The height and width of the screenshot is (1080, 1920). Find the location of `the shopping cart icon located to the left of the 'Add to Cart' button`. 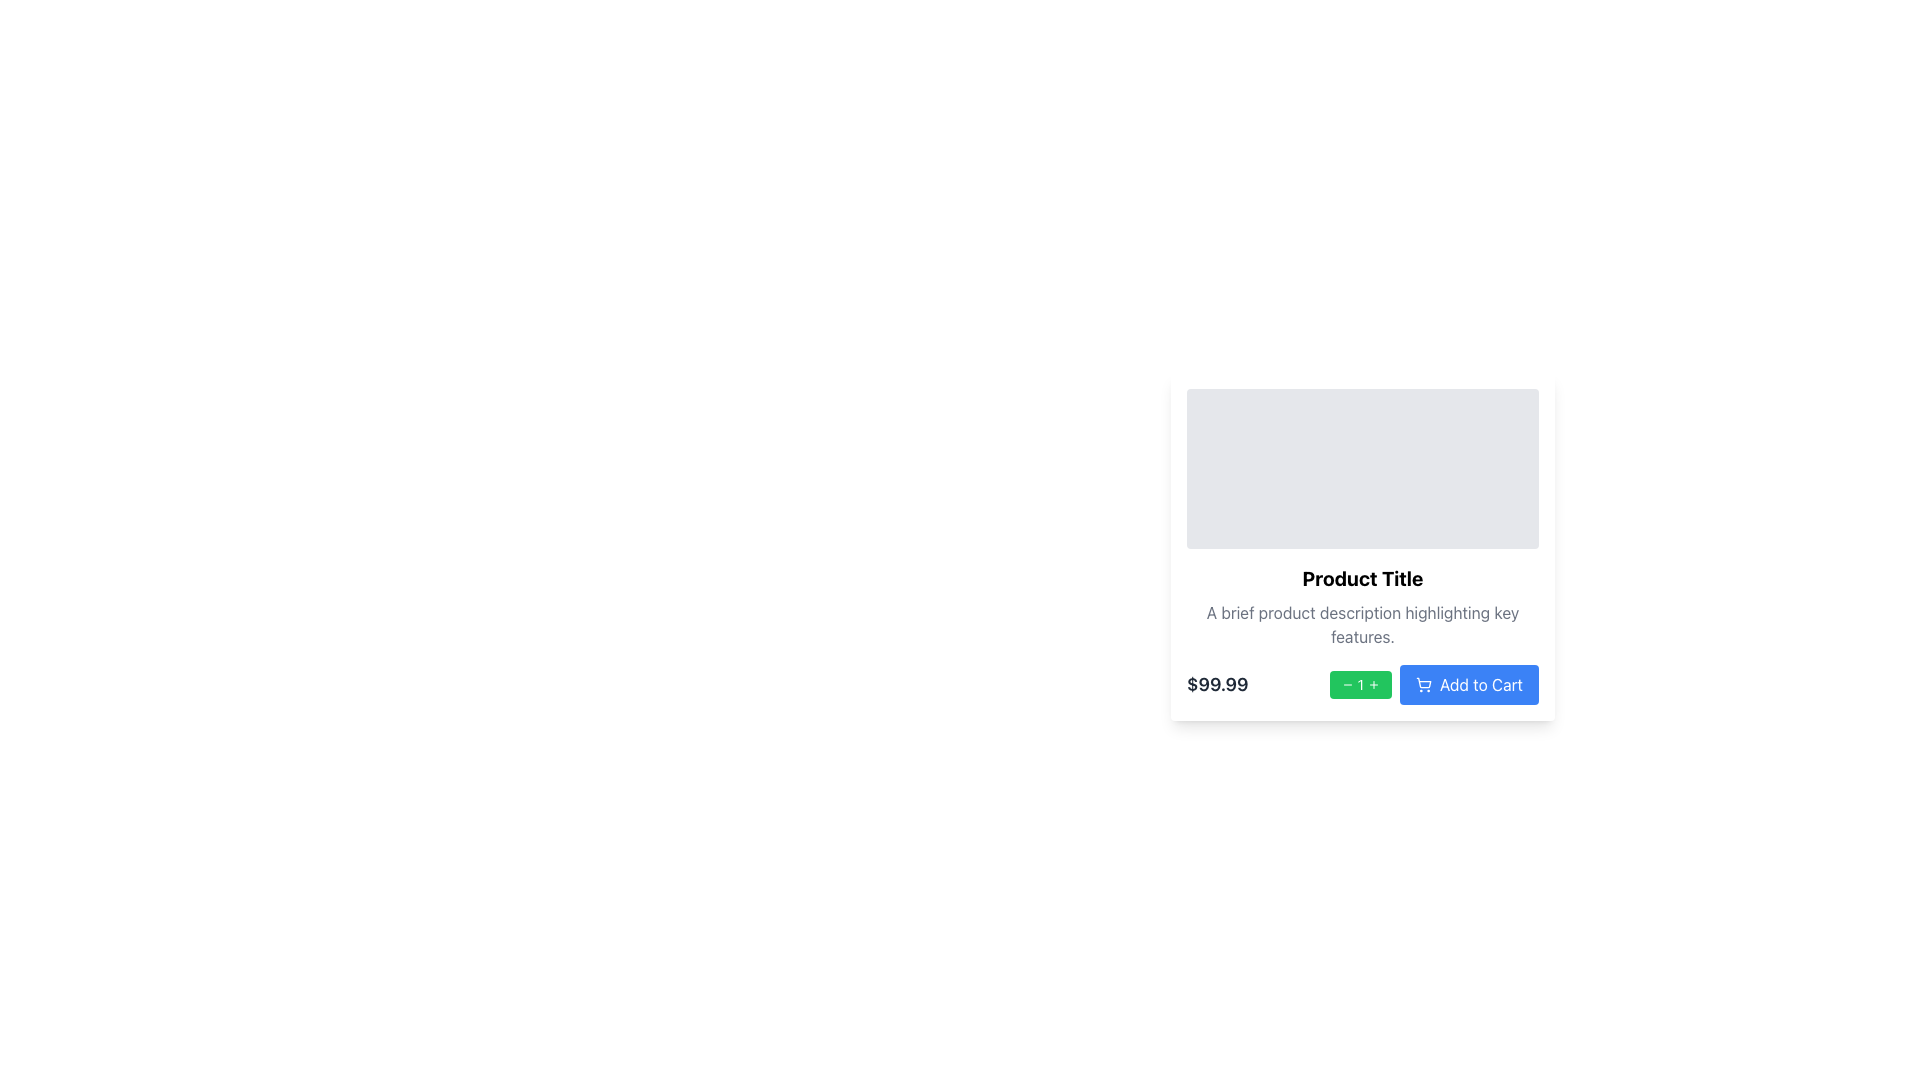

the shopping cart icon located to the left of the 'Add to Cart' button is located at coordinates (1423, 684).